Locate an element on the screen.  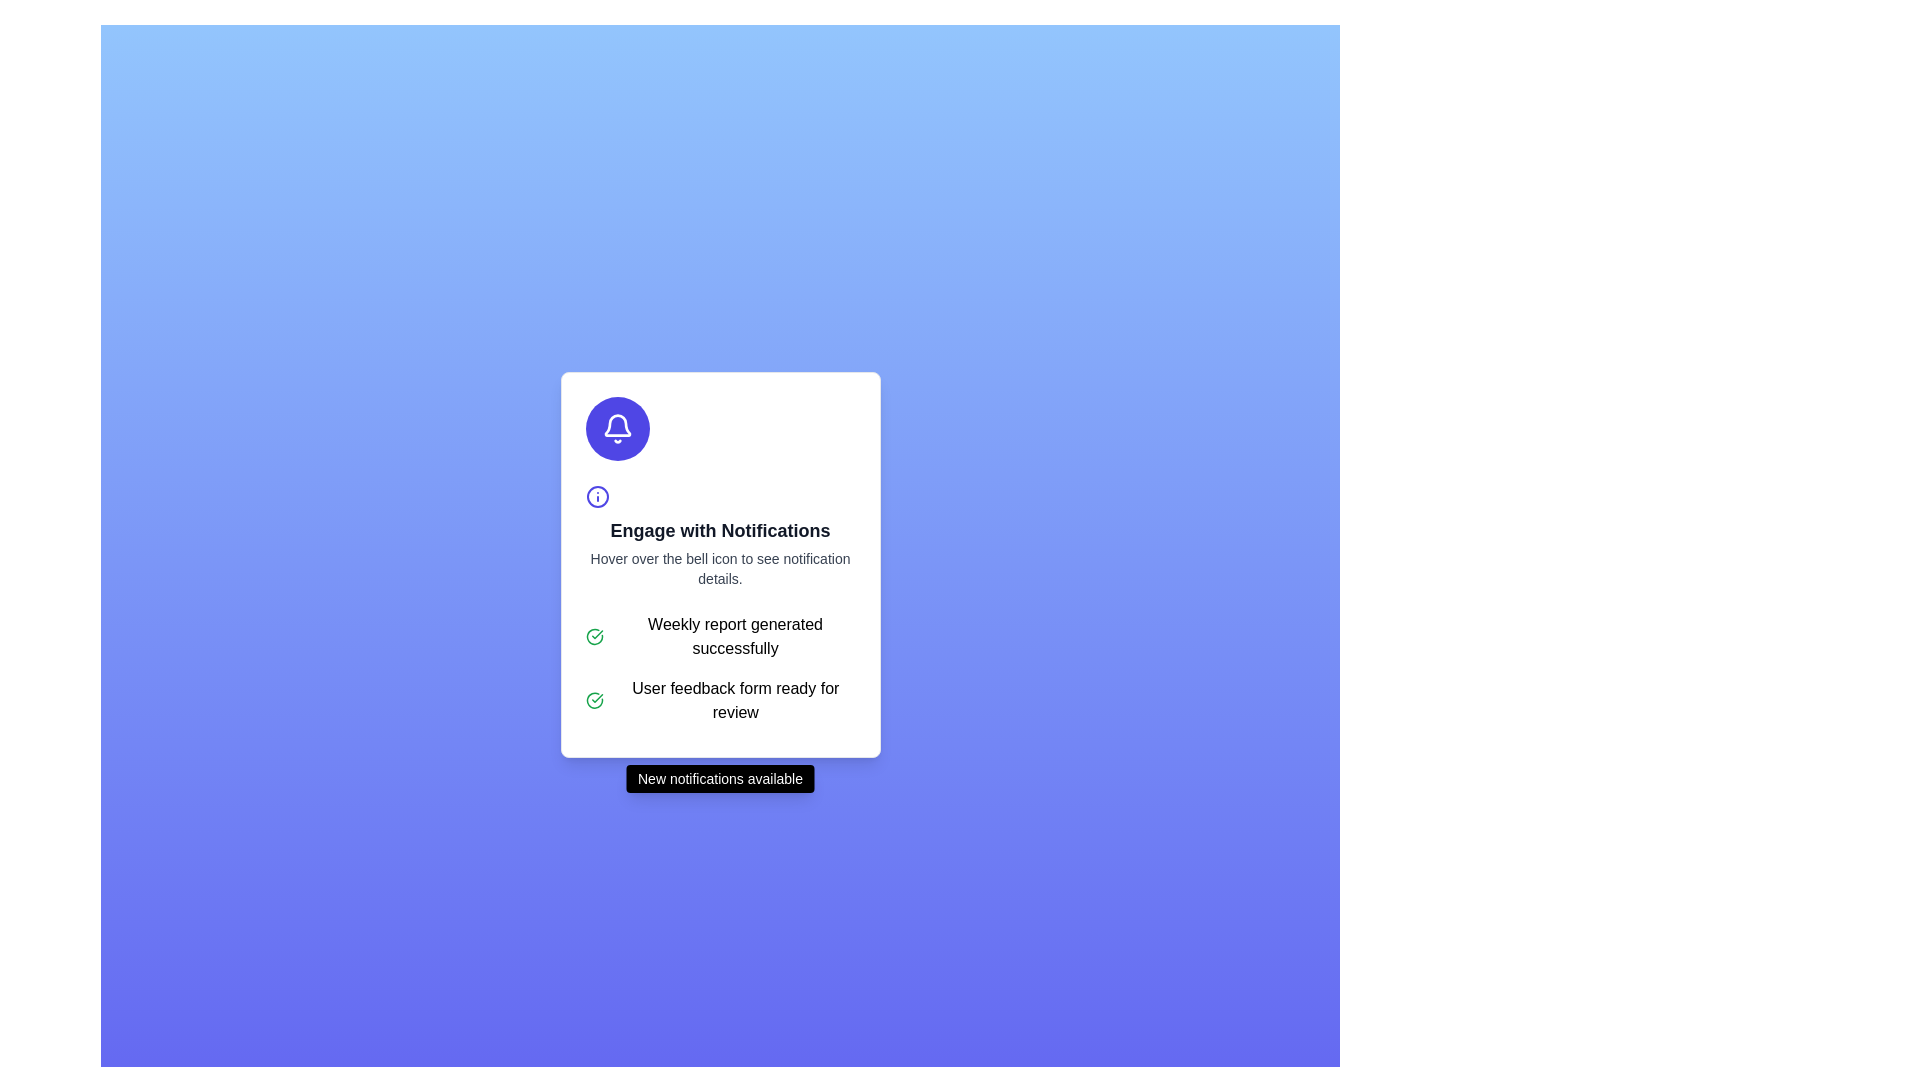
the notification icon located within a circular button at the top-center of the card interface is located at coordinates (616, 427).